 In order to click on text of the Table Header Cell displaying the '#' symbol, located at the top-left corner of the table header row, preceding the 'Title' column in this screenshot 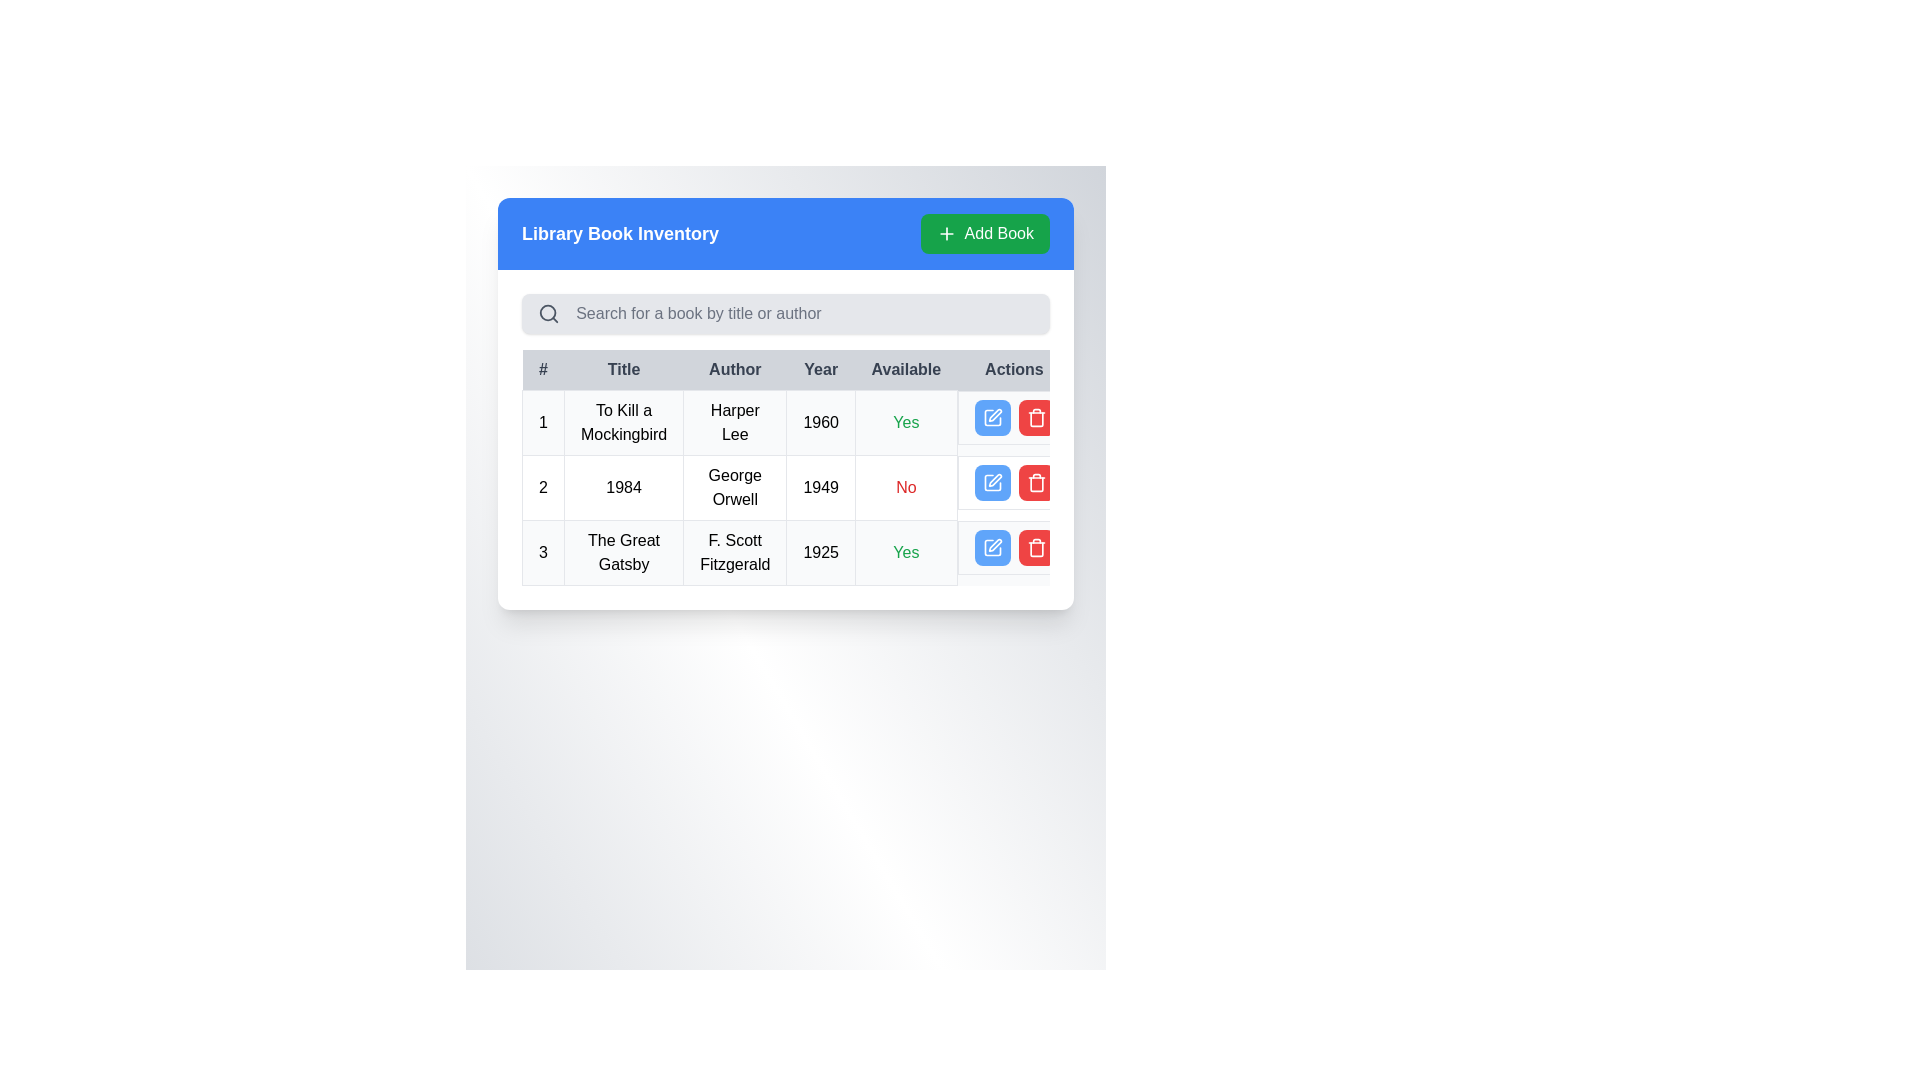, I will do `click(543, 370)`.